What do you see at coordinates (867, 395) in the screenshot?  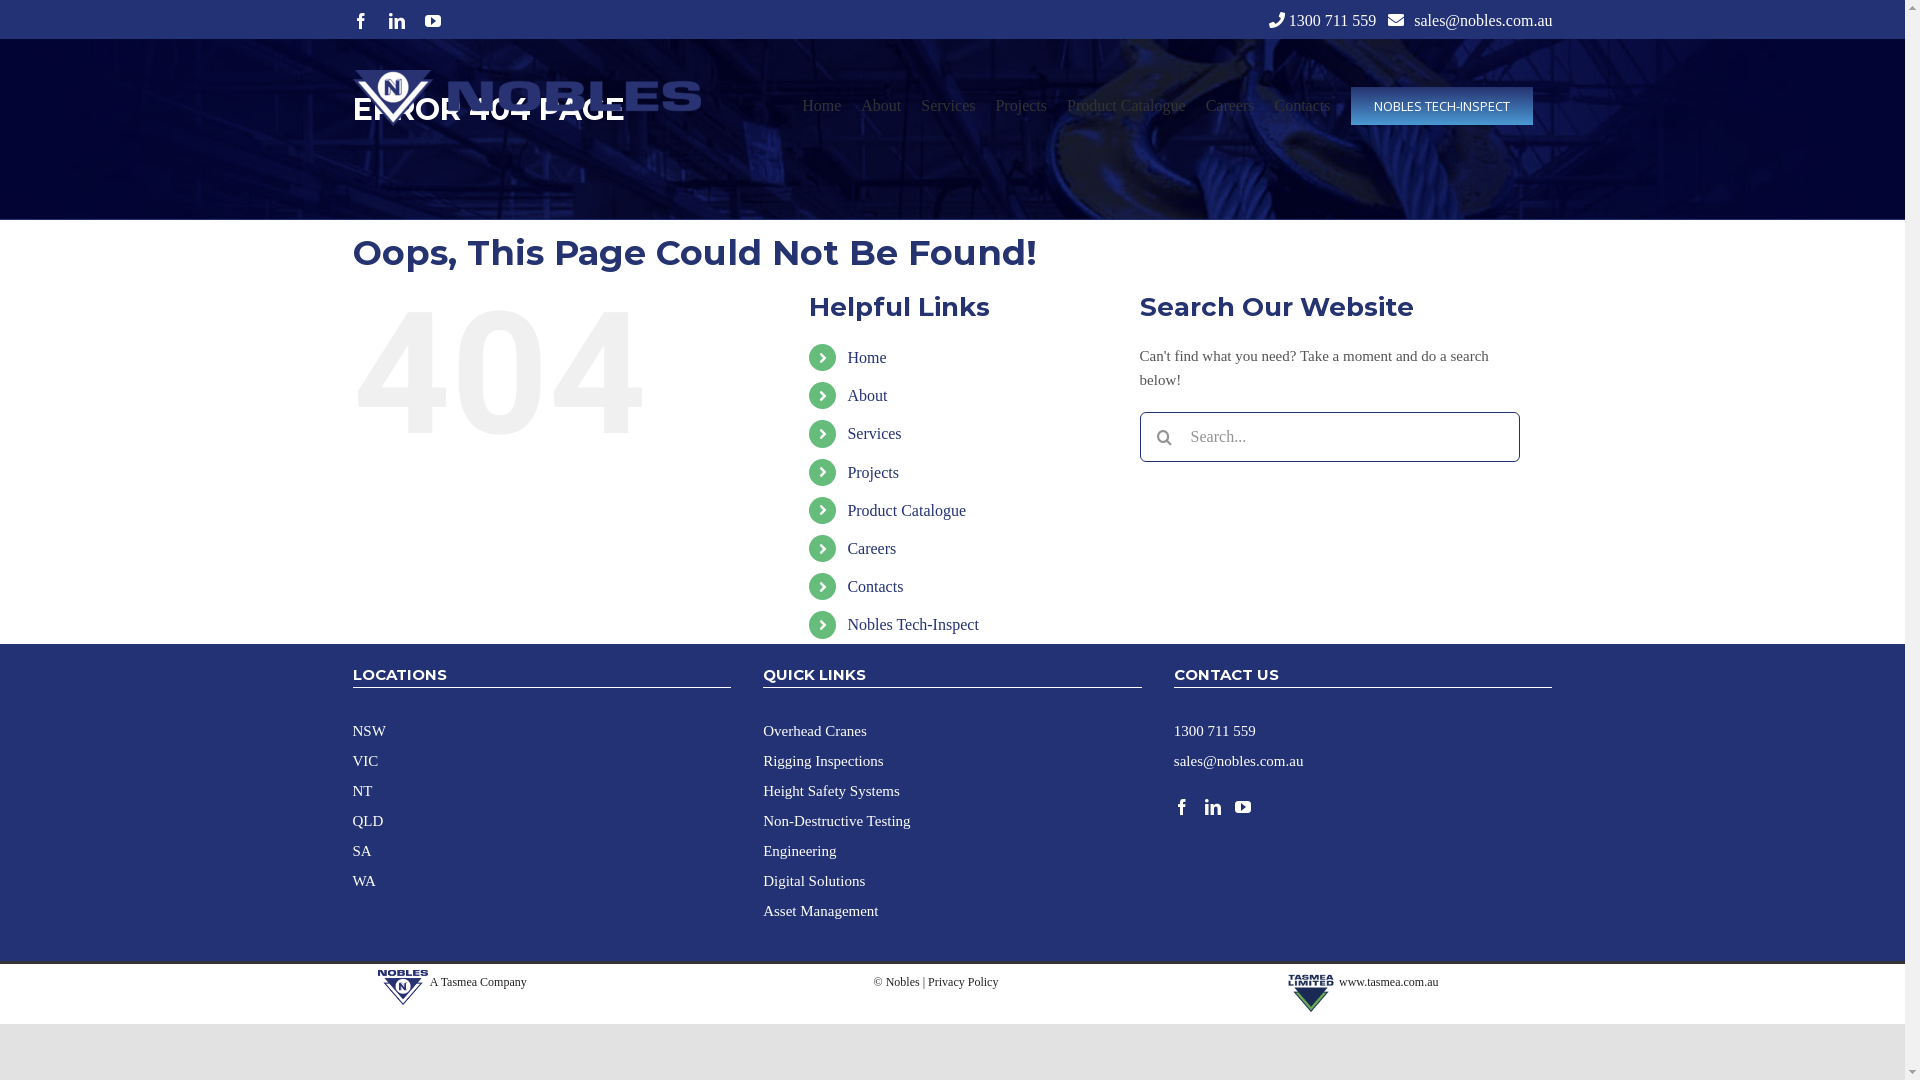 I see `'About'` at bounding box center [867, 395].